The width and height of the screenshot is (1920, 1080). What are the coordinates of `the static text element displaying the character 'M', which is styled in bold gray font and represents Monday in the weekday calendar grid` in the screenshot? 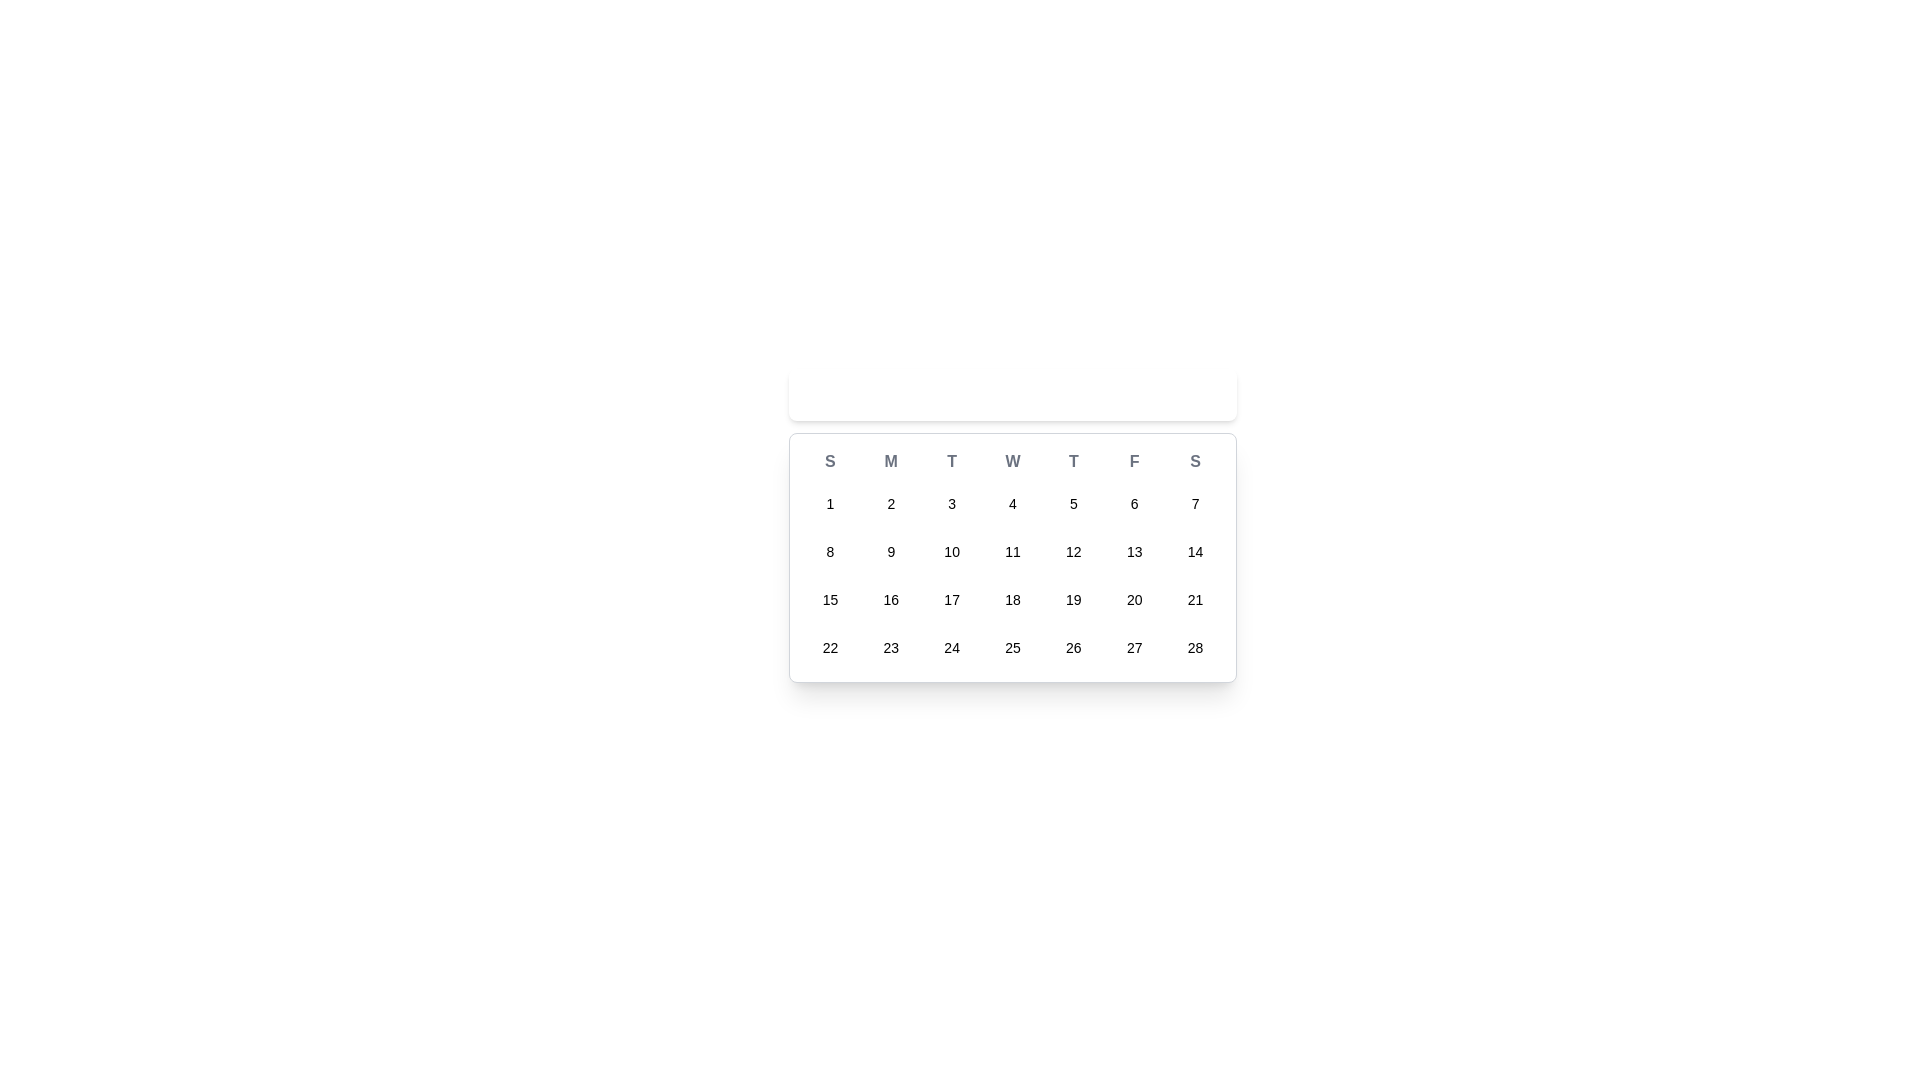 It's located at (890, 462).